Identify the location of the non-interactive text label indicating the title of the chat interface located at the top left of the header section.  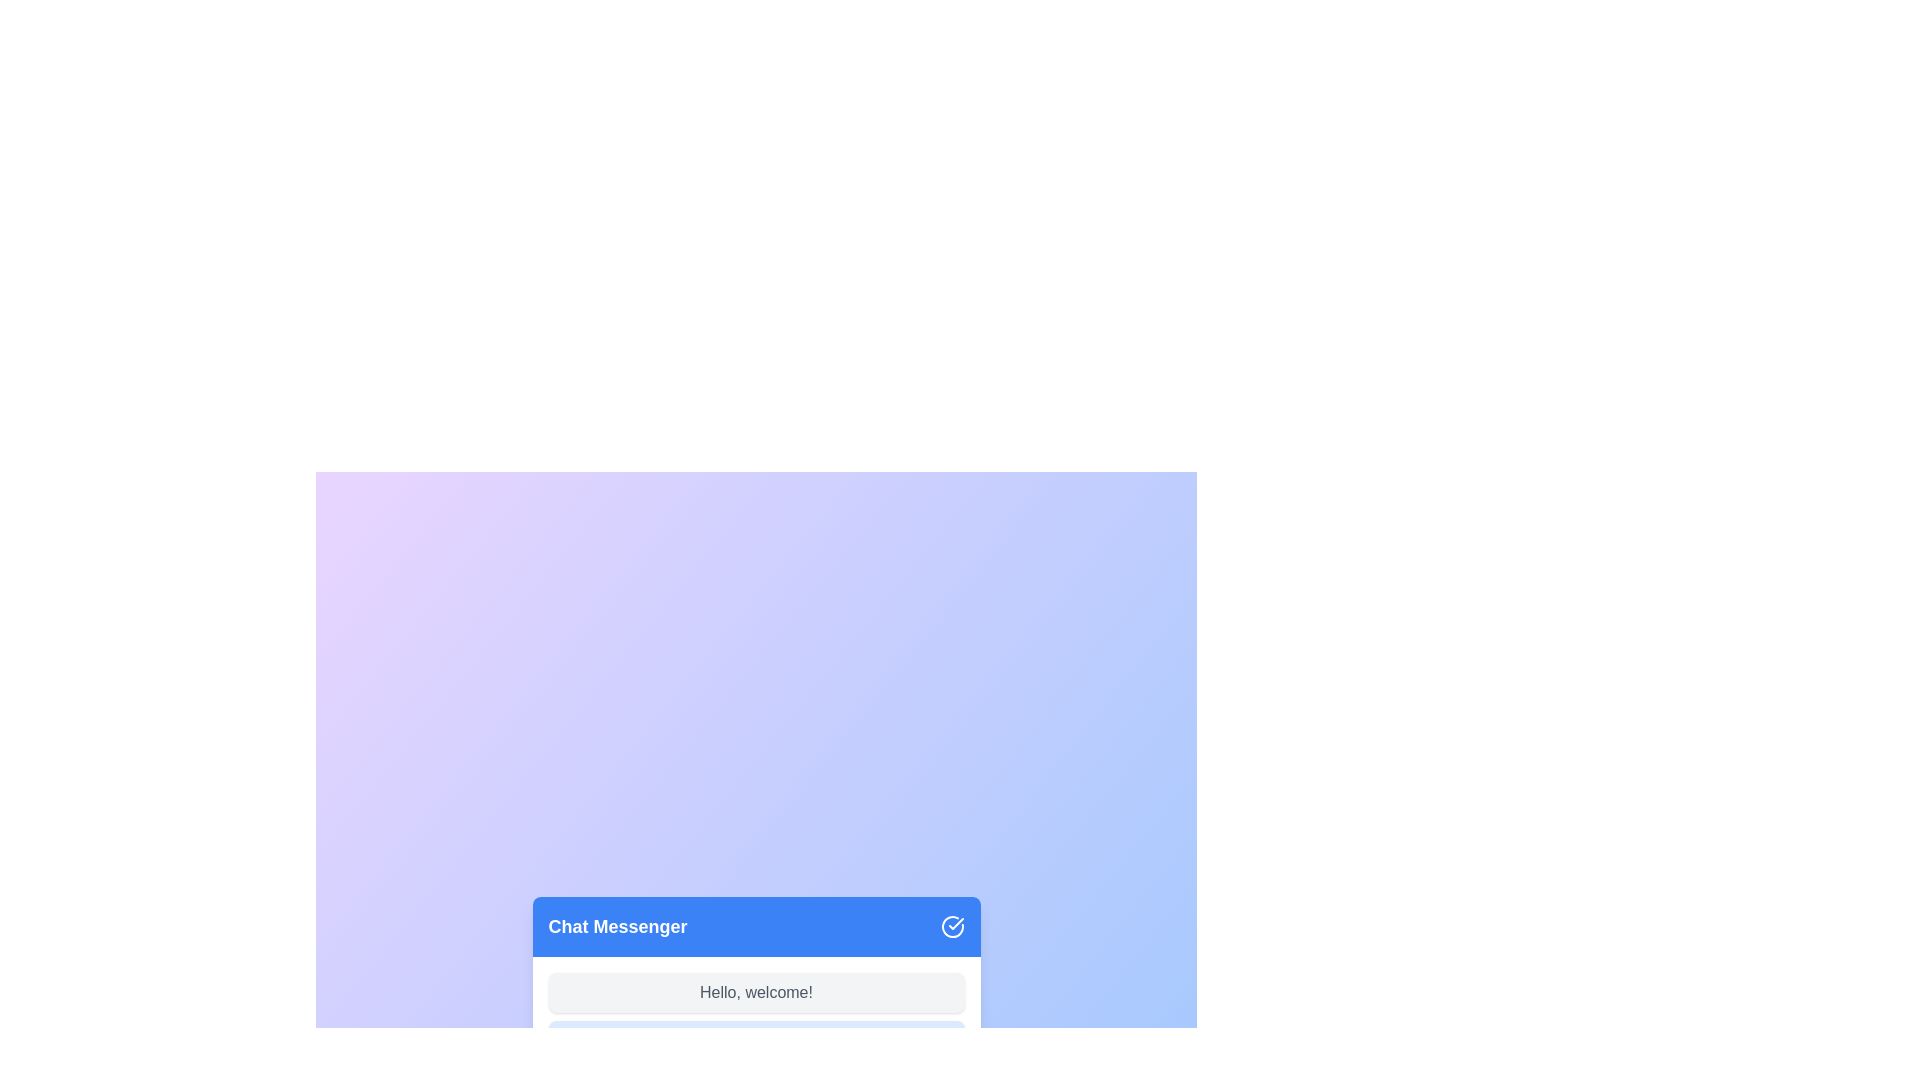
(617, 926).